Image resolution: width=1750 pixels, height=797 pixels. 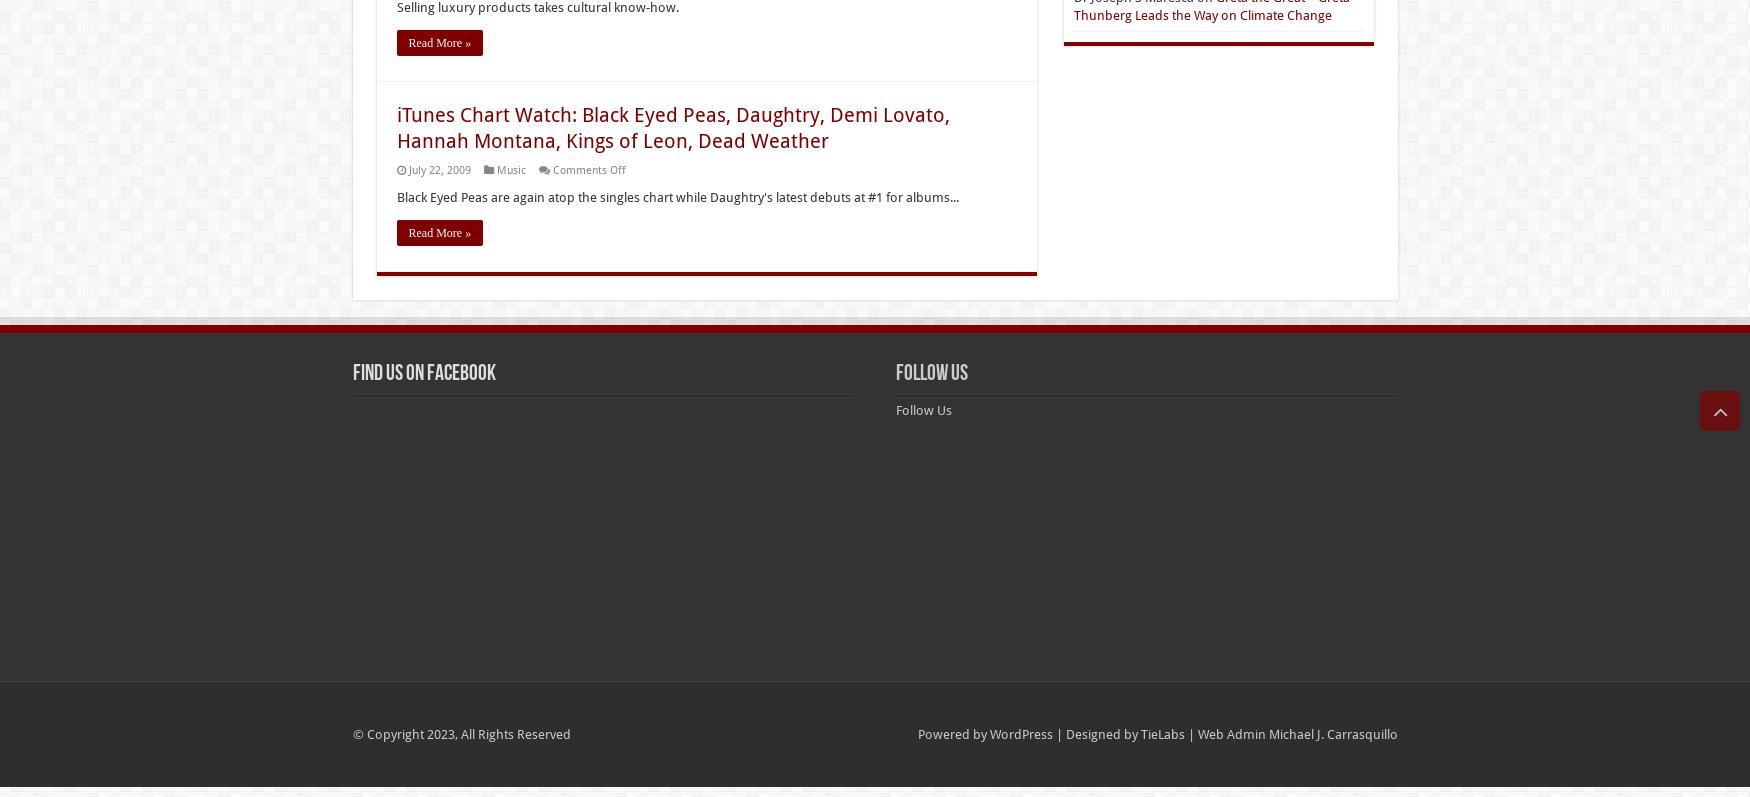 I want to click on 'Comments Off', so click(x=550, y=170).